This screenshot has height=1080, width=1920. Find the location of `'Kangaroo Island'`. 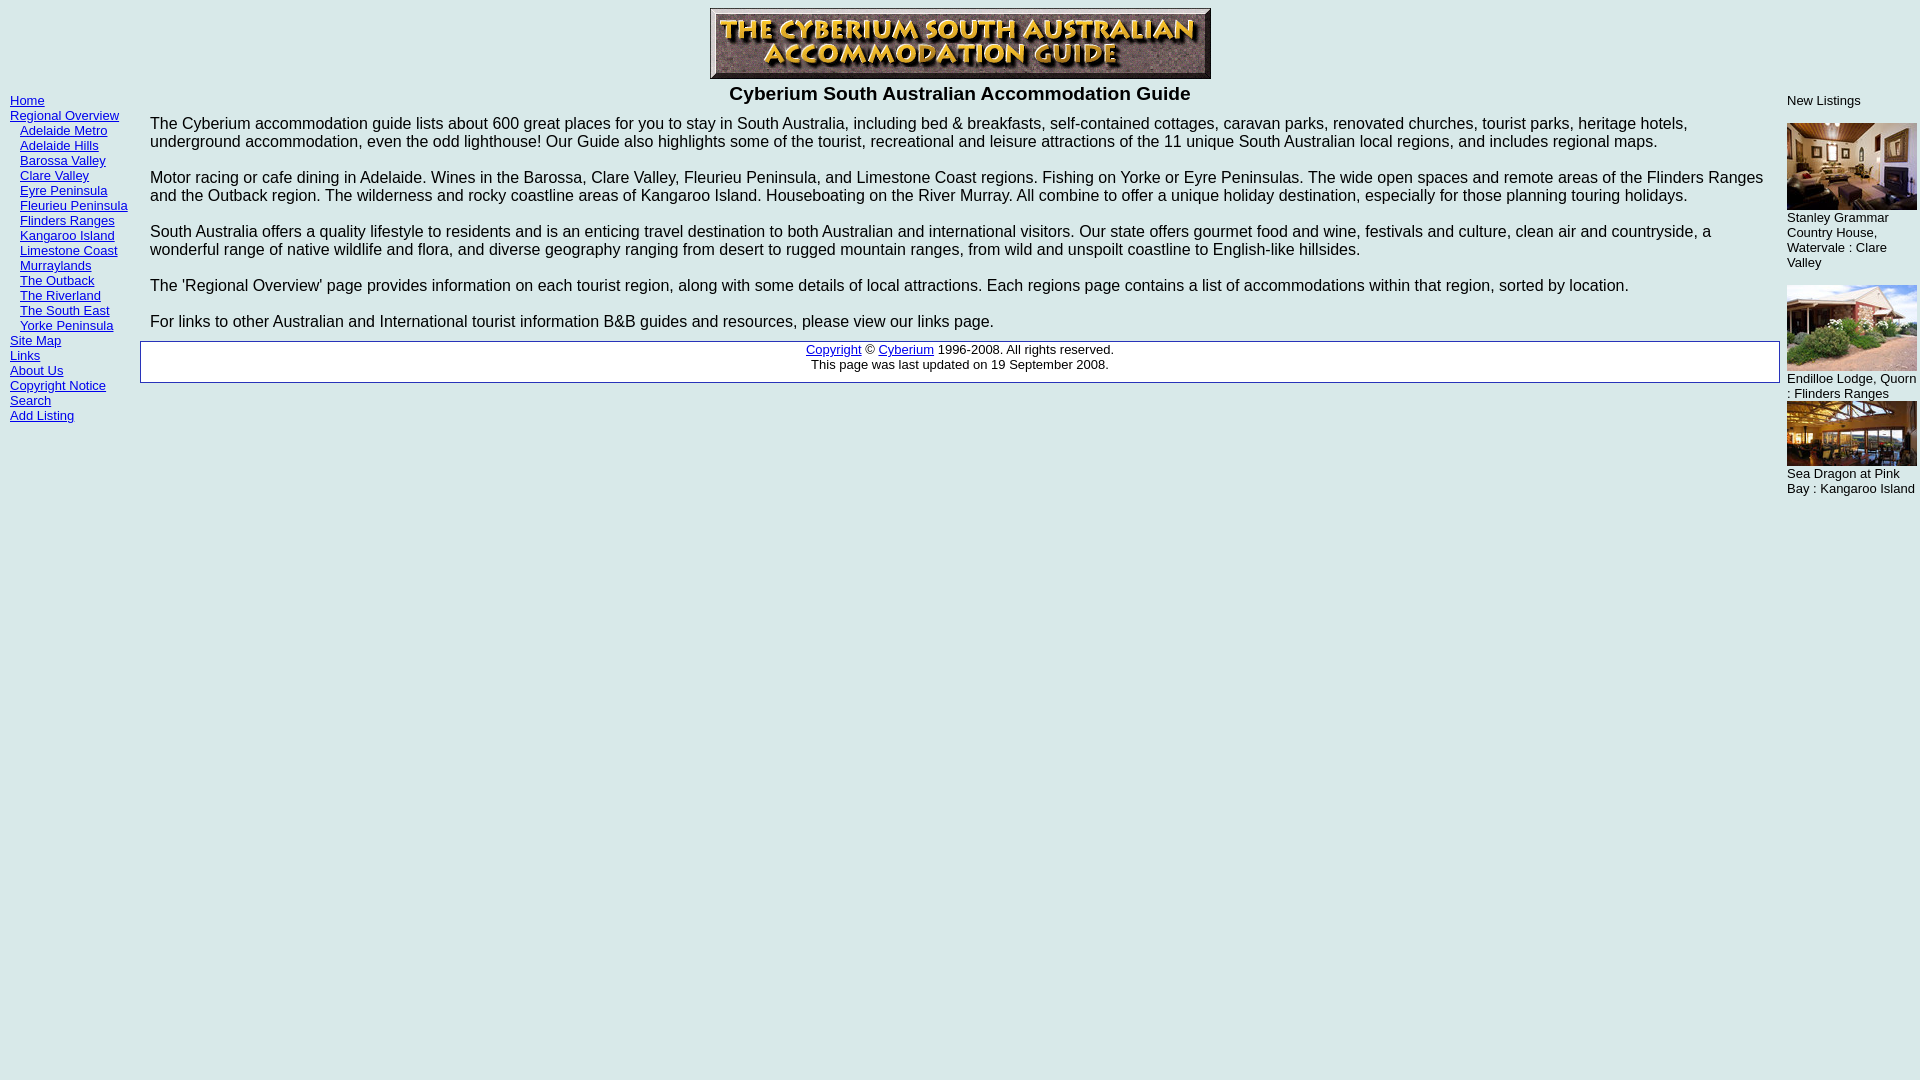

'Kangaroo Island' is located at coordinates (67, 234).